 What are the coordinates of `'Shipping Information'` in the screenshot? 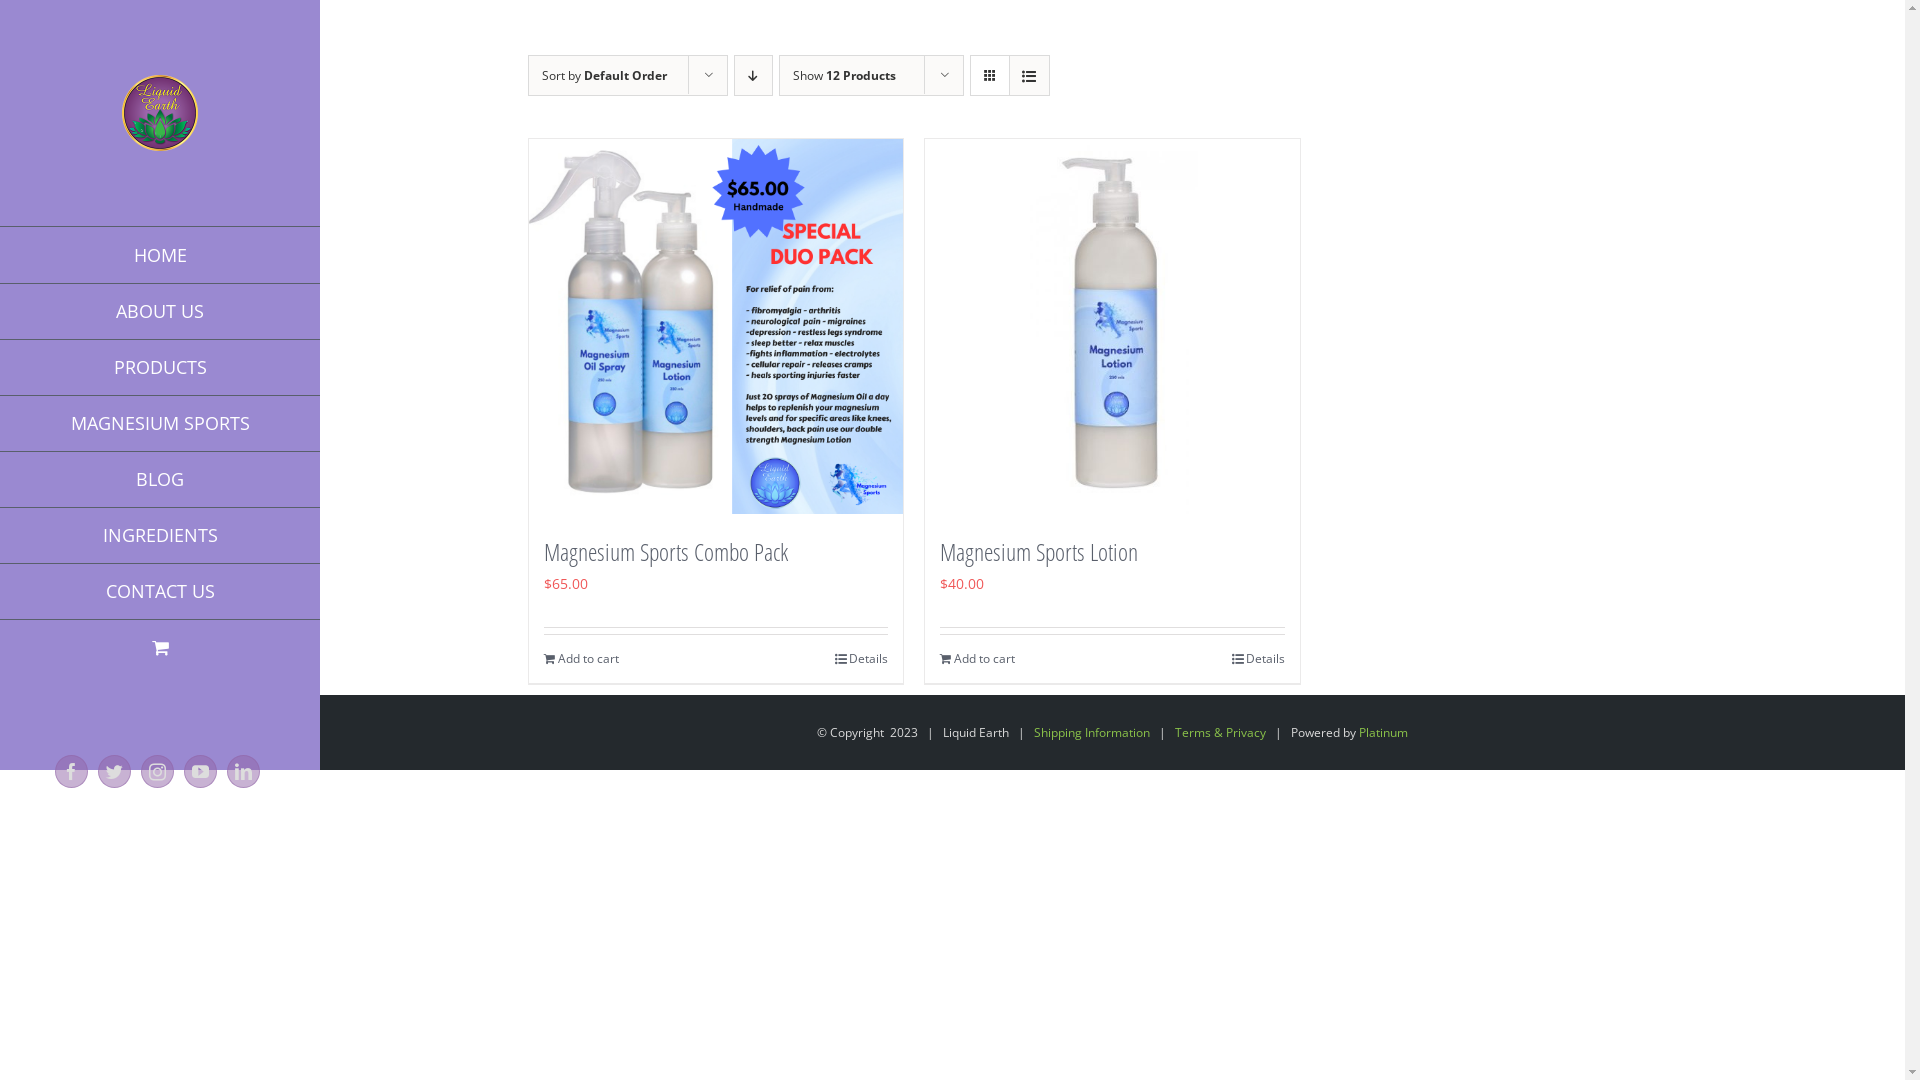 It's located at (1091, 732).